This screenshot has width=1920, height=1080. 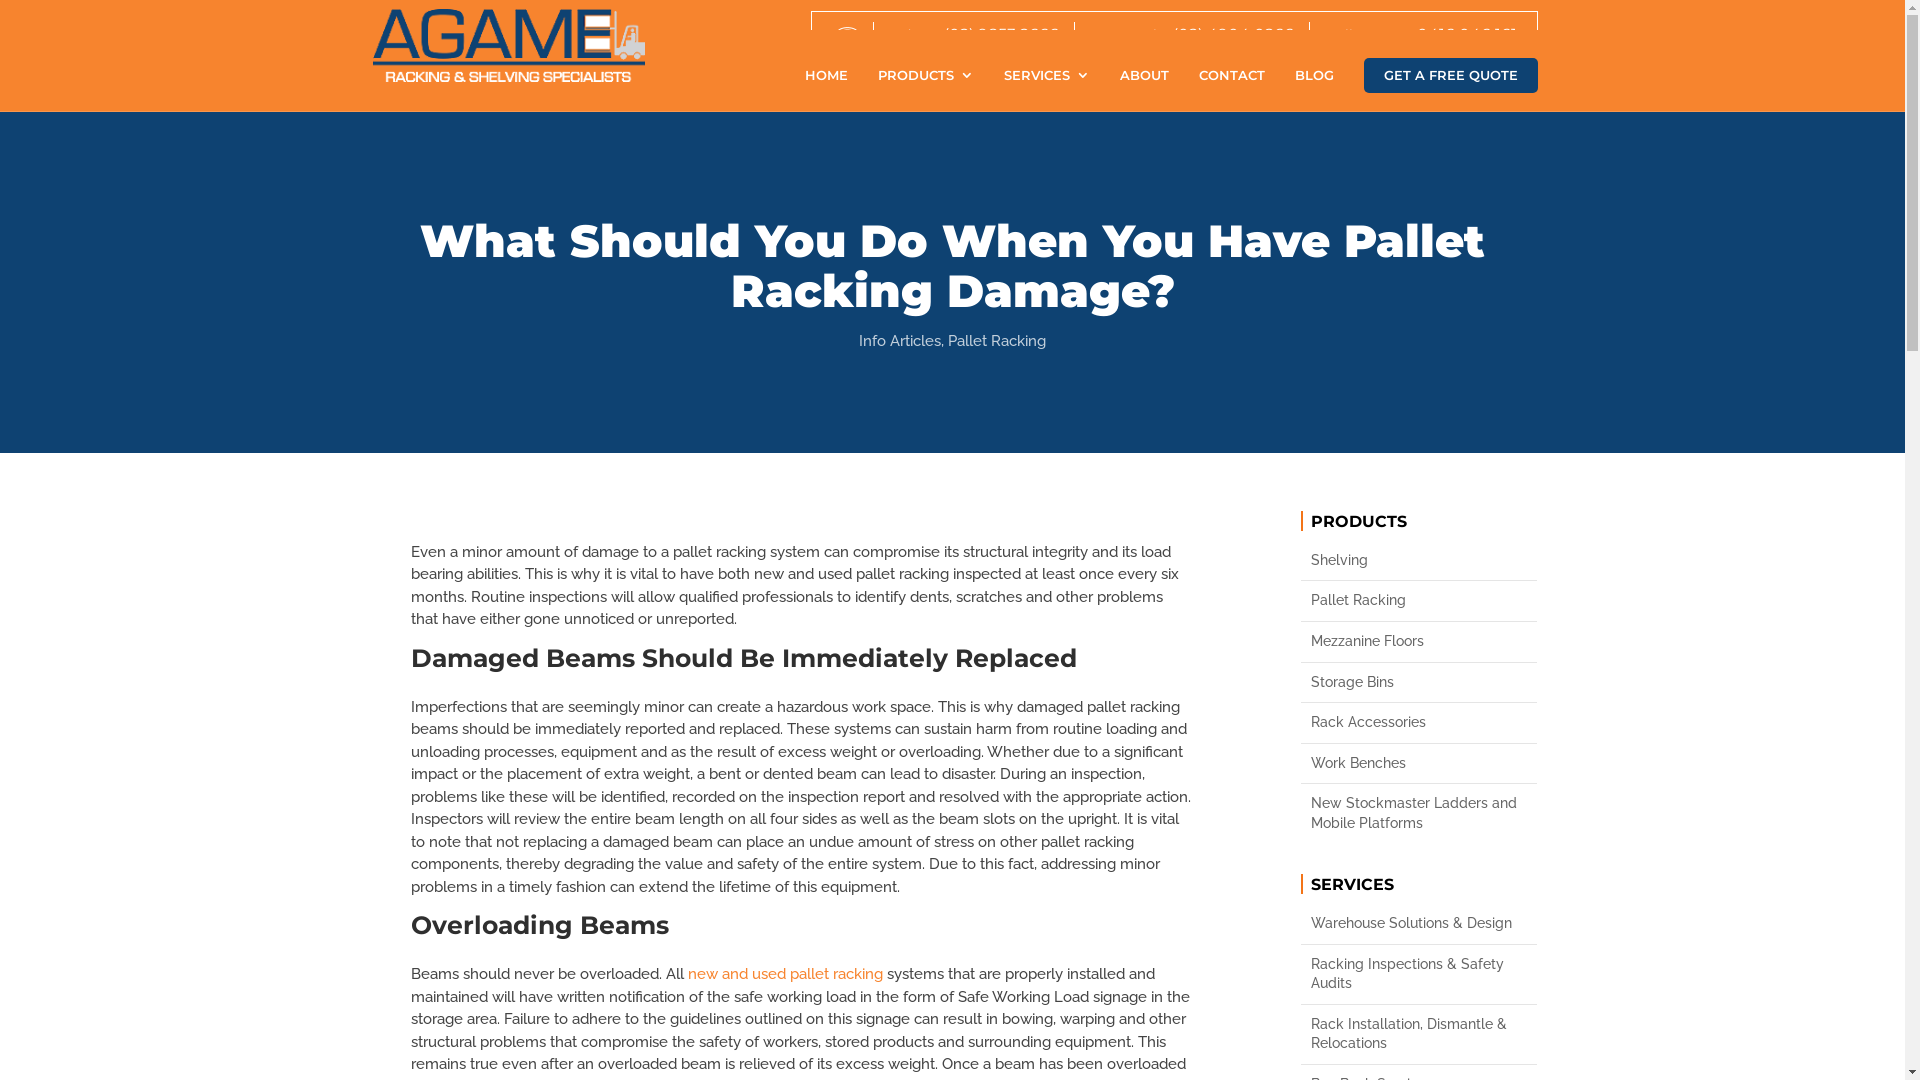 I want to click on 'Shelving', so click(x=1418, y=560).